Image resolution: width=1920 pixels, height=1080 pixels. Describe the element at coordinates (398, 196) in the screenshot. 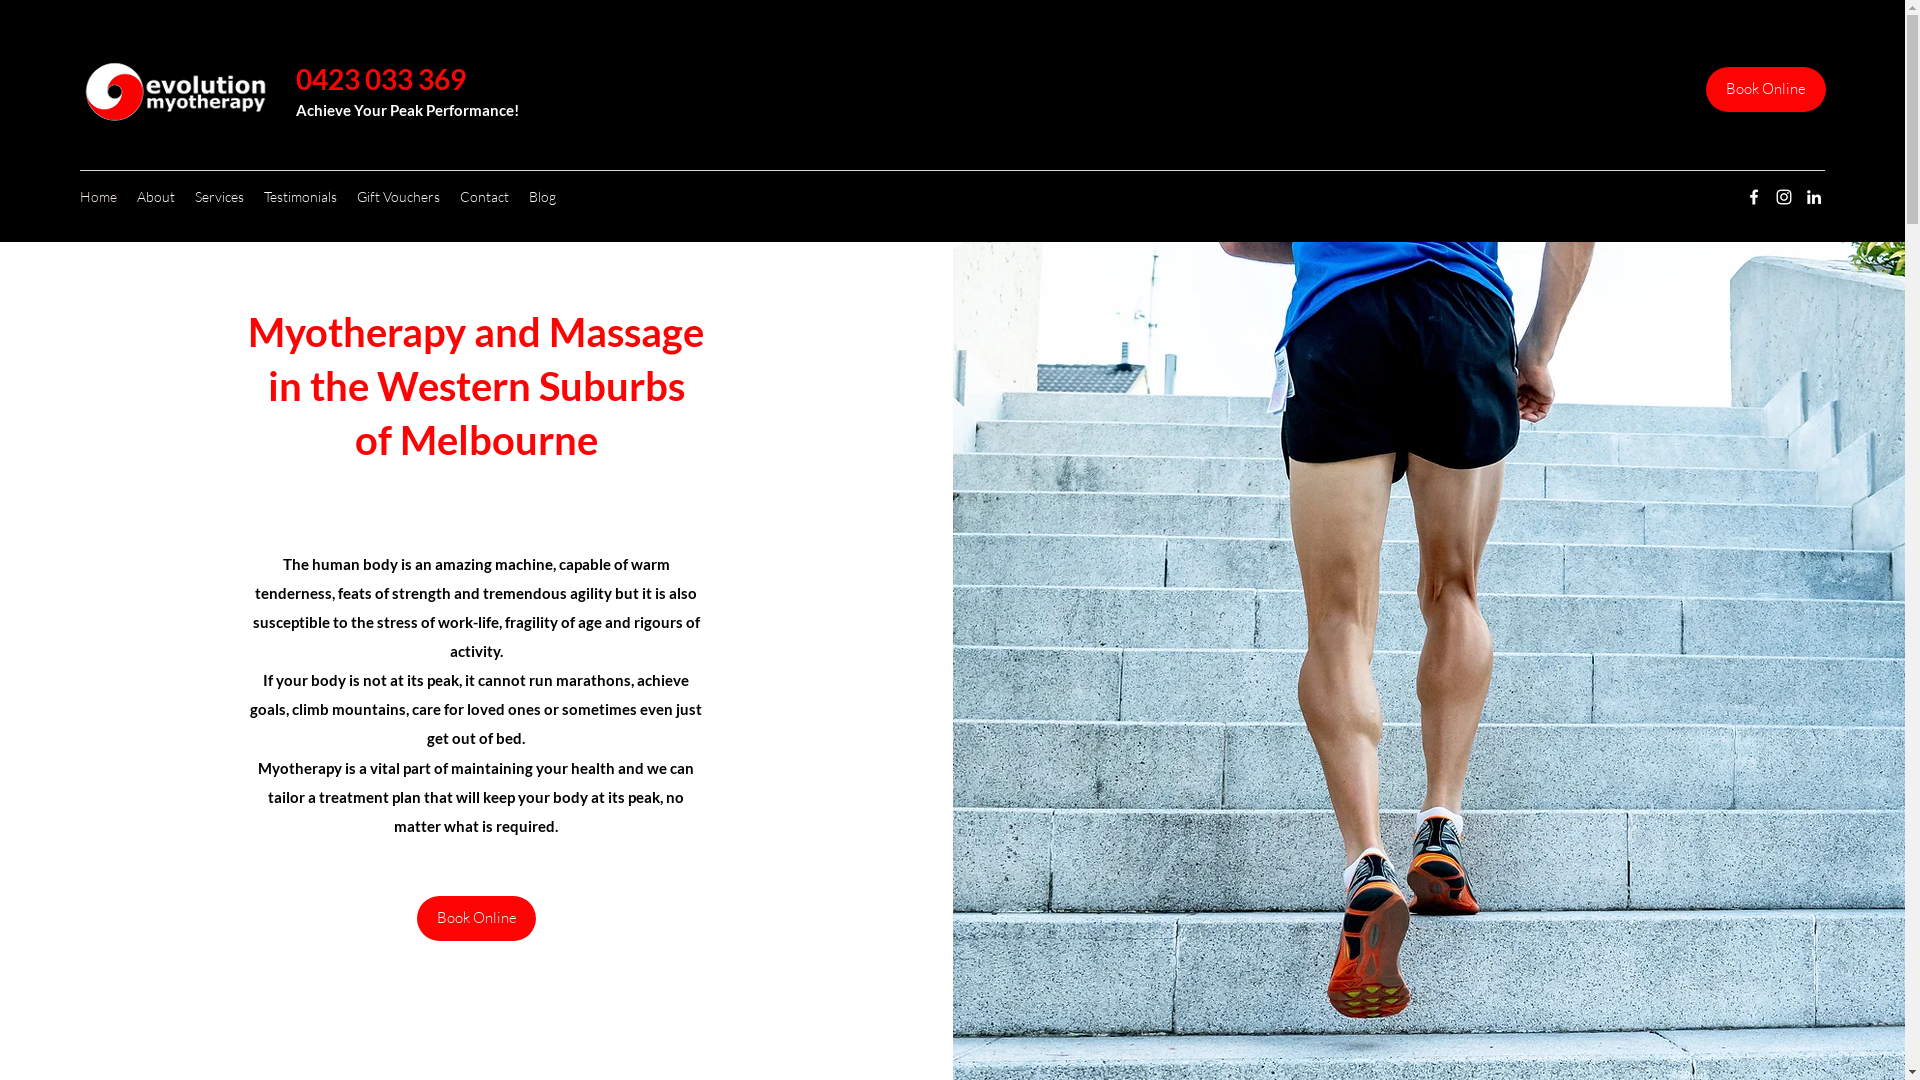

I see `'Gift Vouchers'` at that location.